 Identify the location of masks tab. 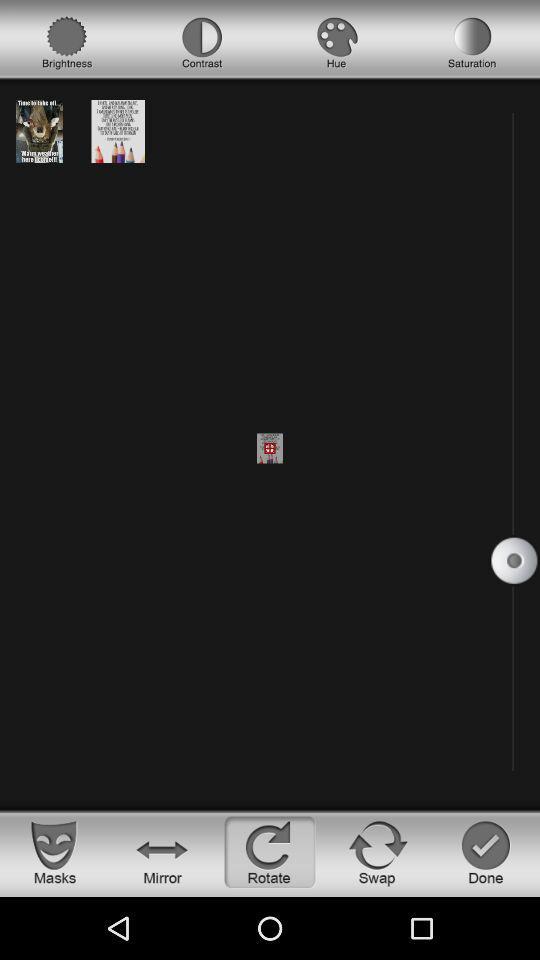
(54, 851).